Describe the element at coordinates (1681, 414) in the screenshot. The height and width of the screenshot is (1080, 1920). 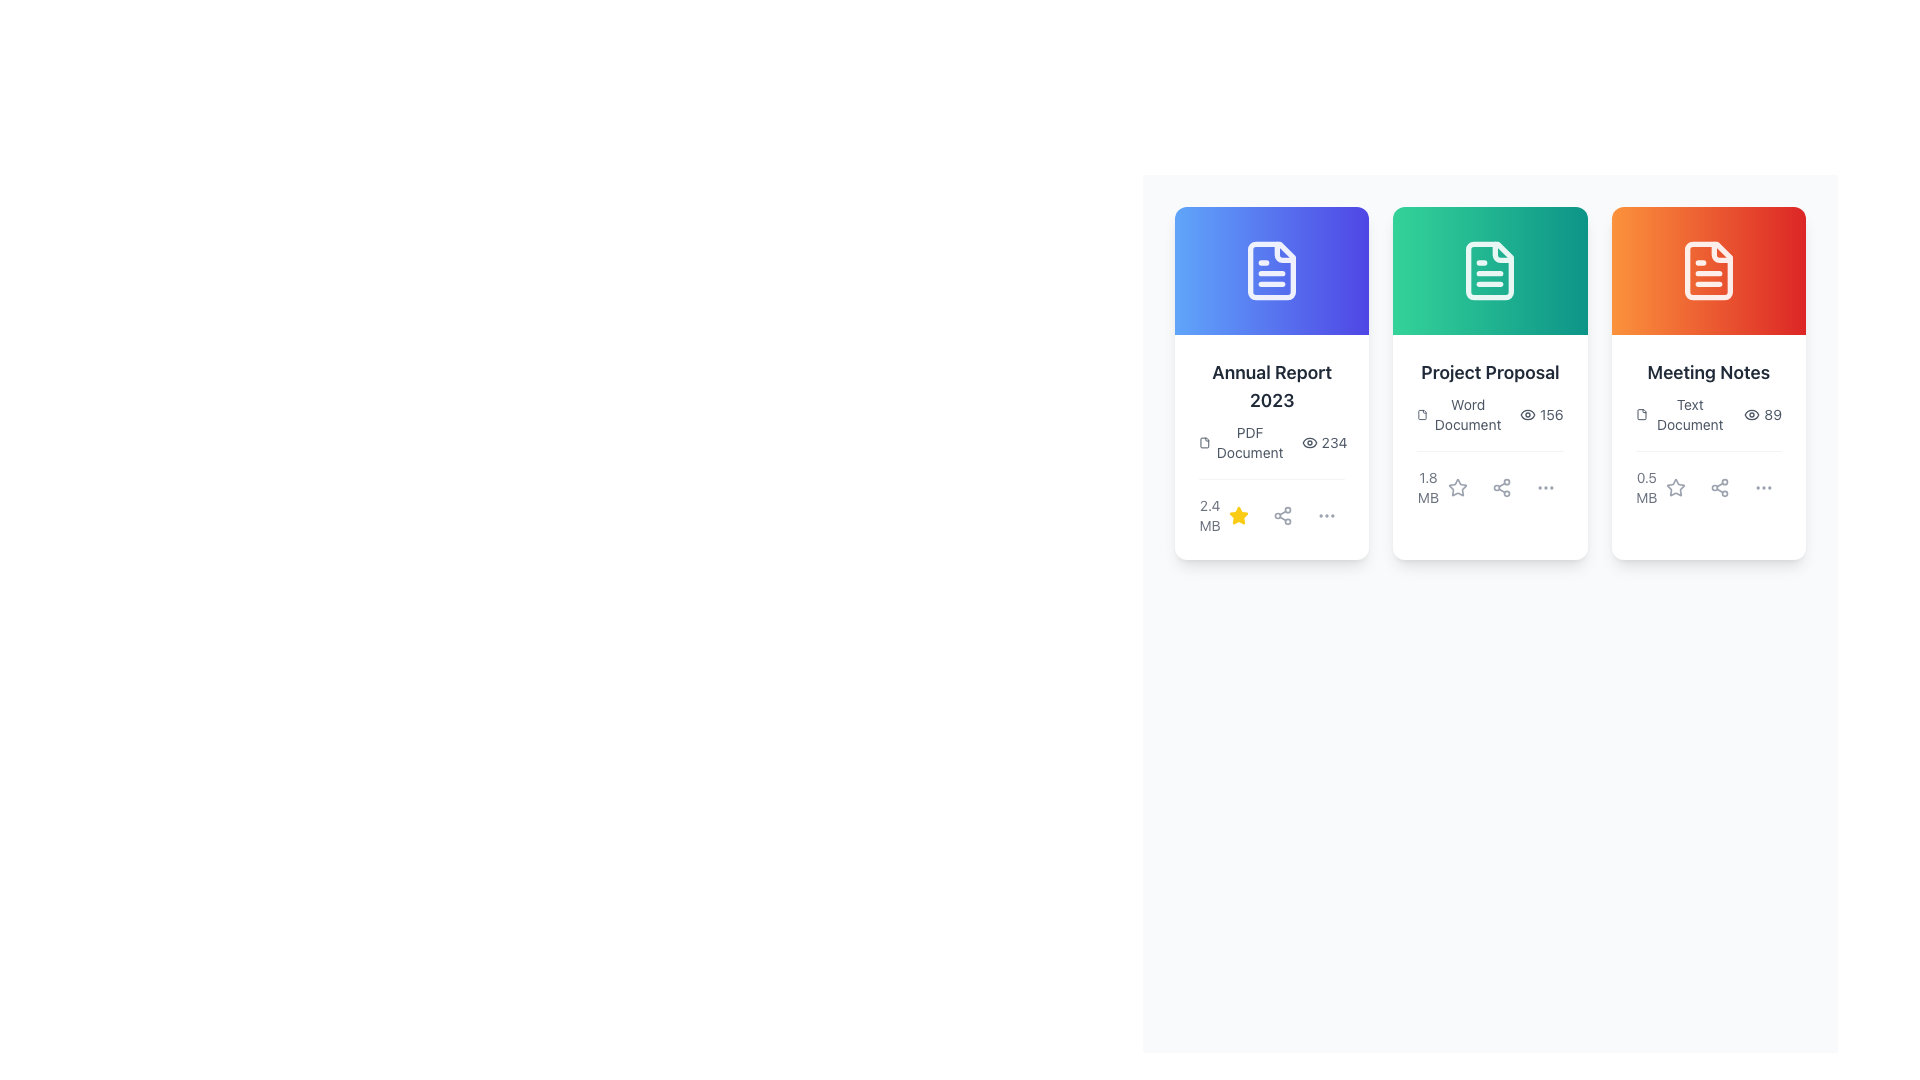
I see `the file icon in the 'Meeting Notes' card below the title for additional details or actions related to the document` at that location.